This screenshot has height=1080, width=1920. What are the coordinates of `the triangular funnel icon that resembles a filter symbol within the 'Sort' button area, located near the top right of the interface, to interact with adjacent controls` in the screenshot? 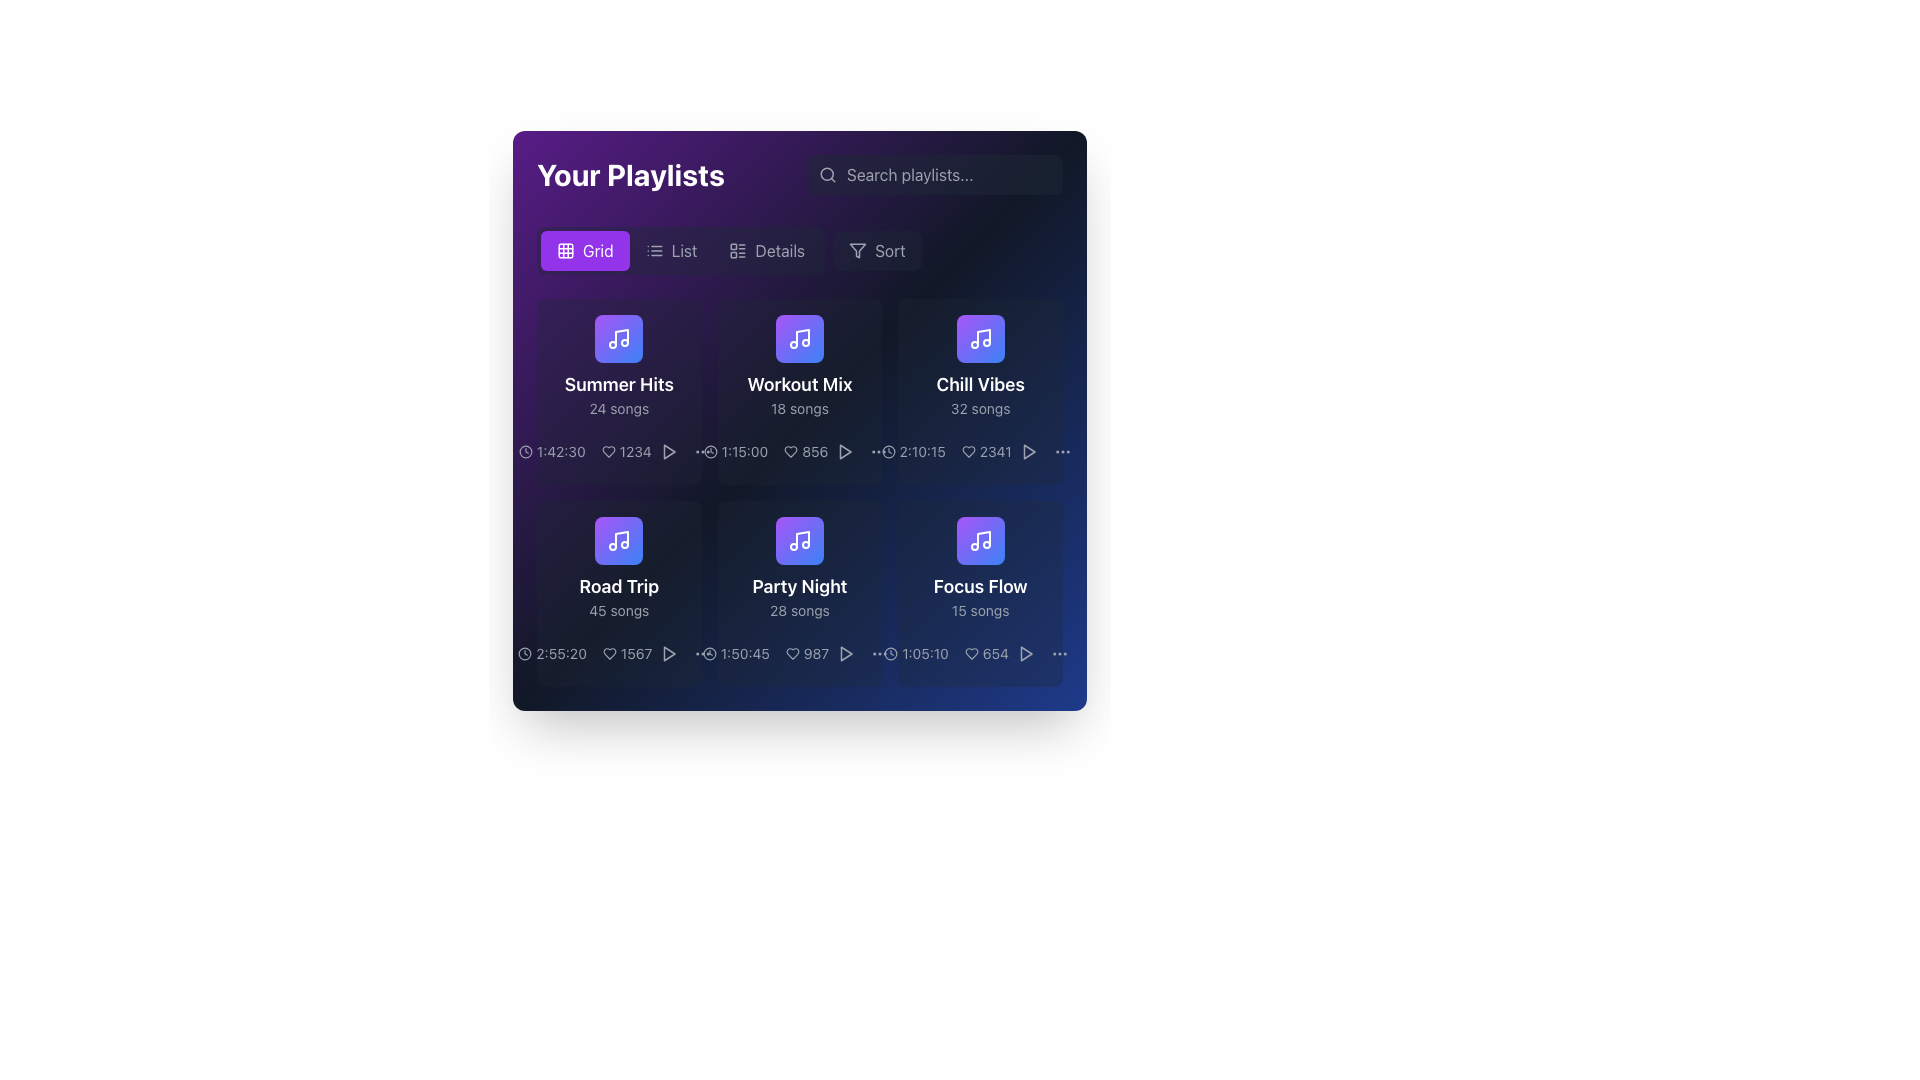 It's located at (858, 249).